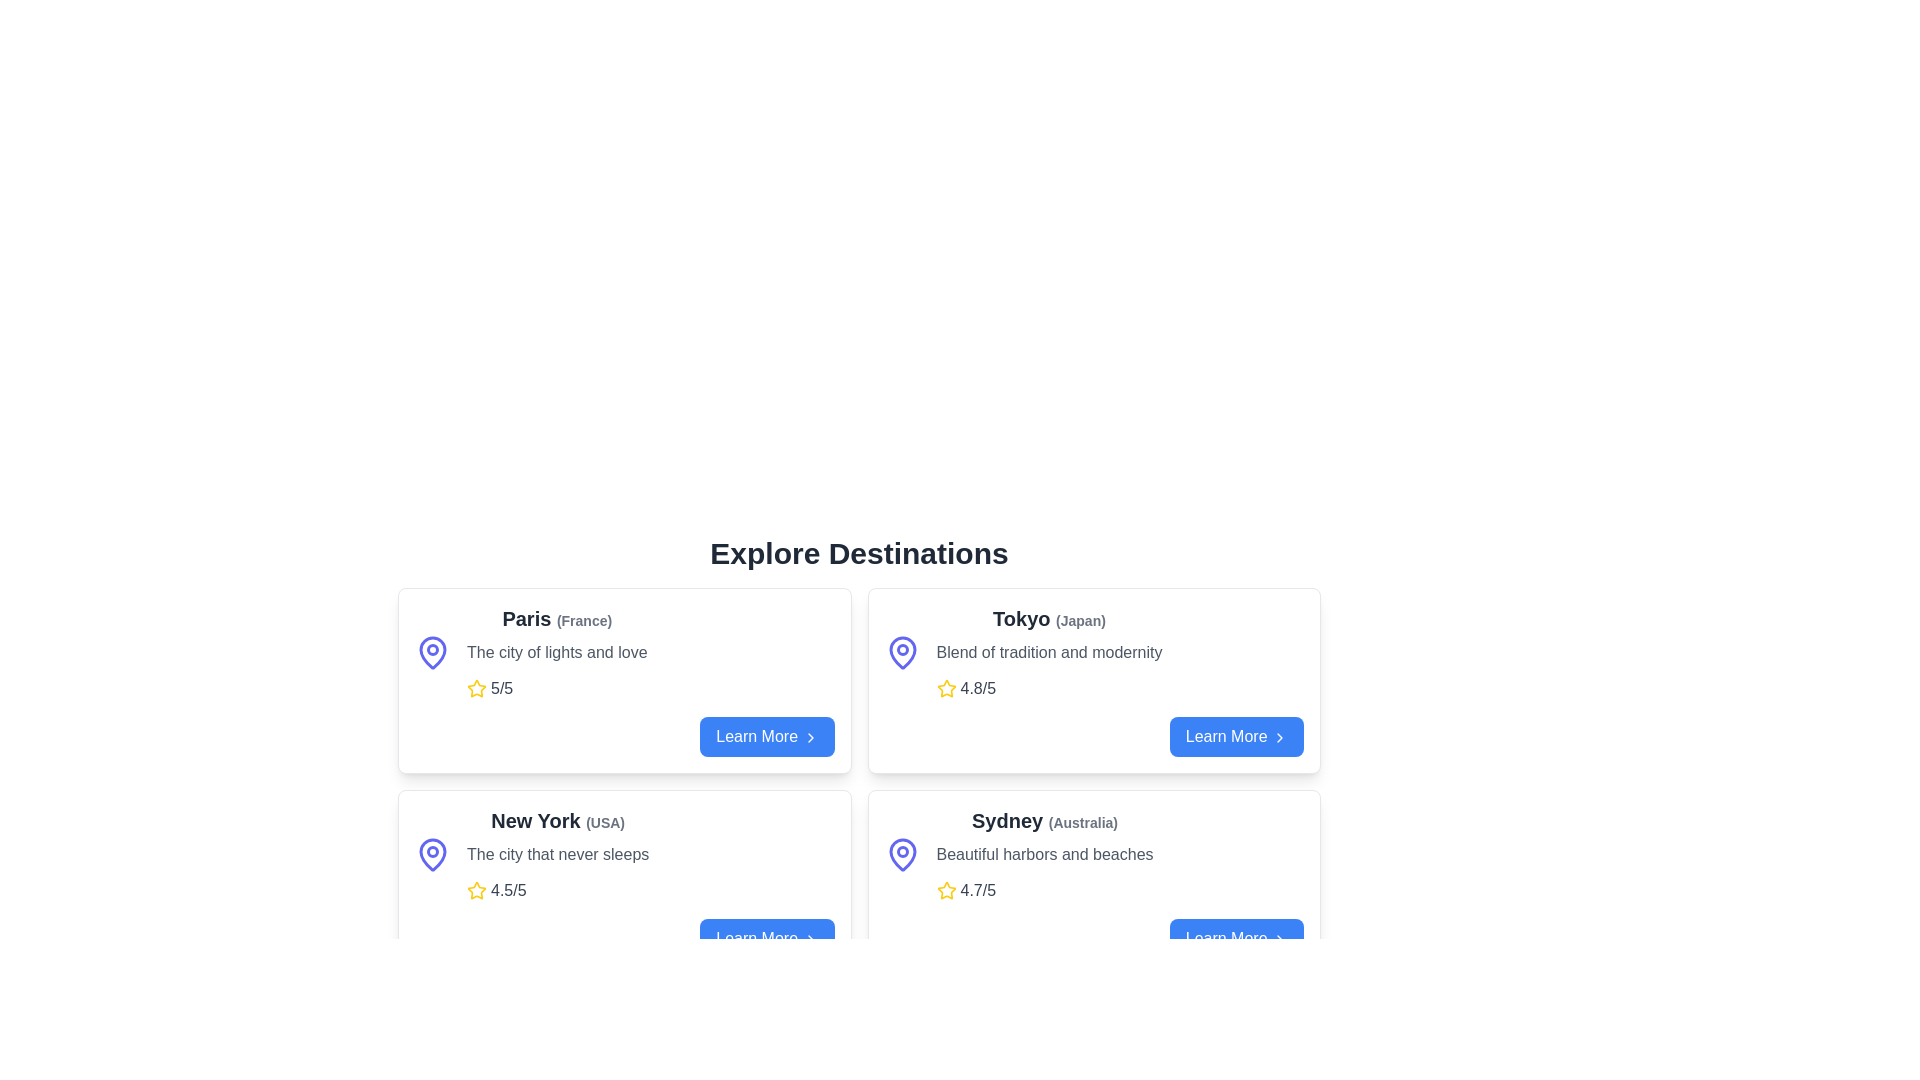 This screenshot has height=1080, width=1920. What do you see at coordinates (901, 855) in the screenshot?
I see `the SVG pin icon representing the Sydney destination located in the bottom-right section of the grid card titled 'Sydney (Australia)'` at bounding box center [901, 855].